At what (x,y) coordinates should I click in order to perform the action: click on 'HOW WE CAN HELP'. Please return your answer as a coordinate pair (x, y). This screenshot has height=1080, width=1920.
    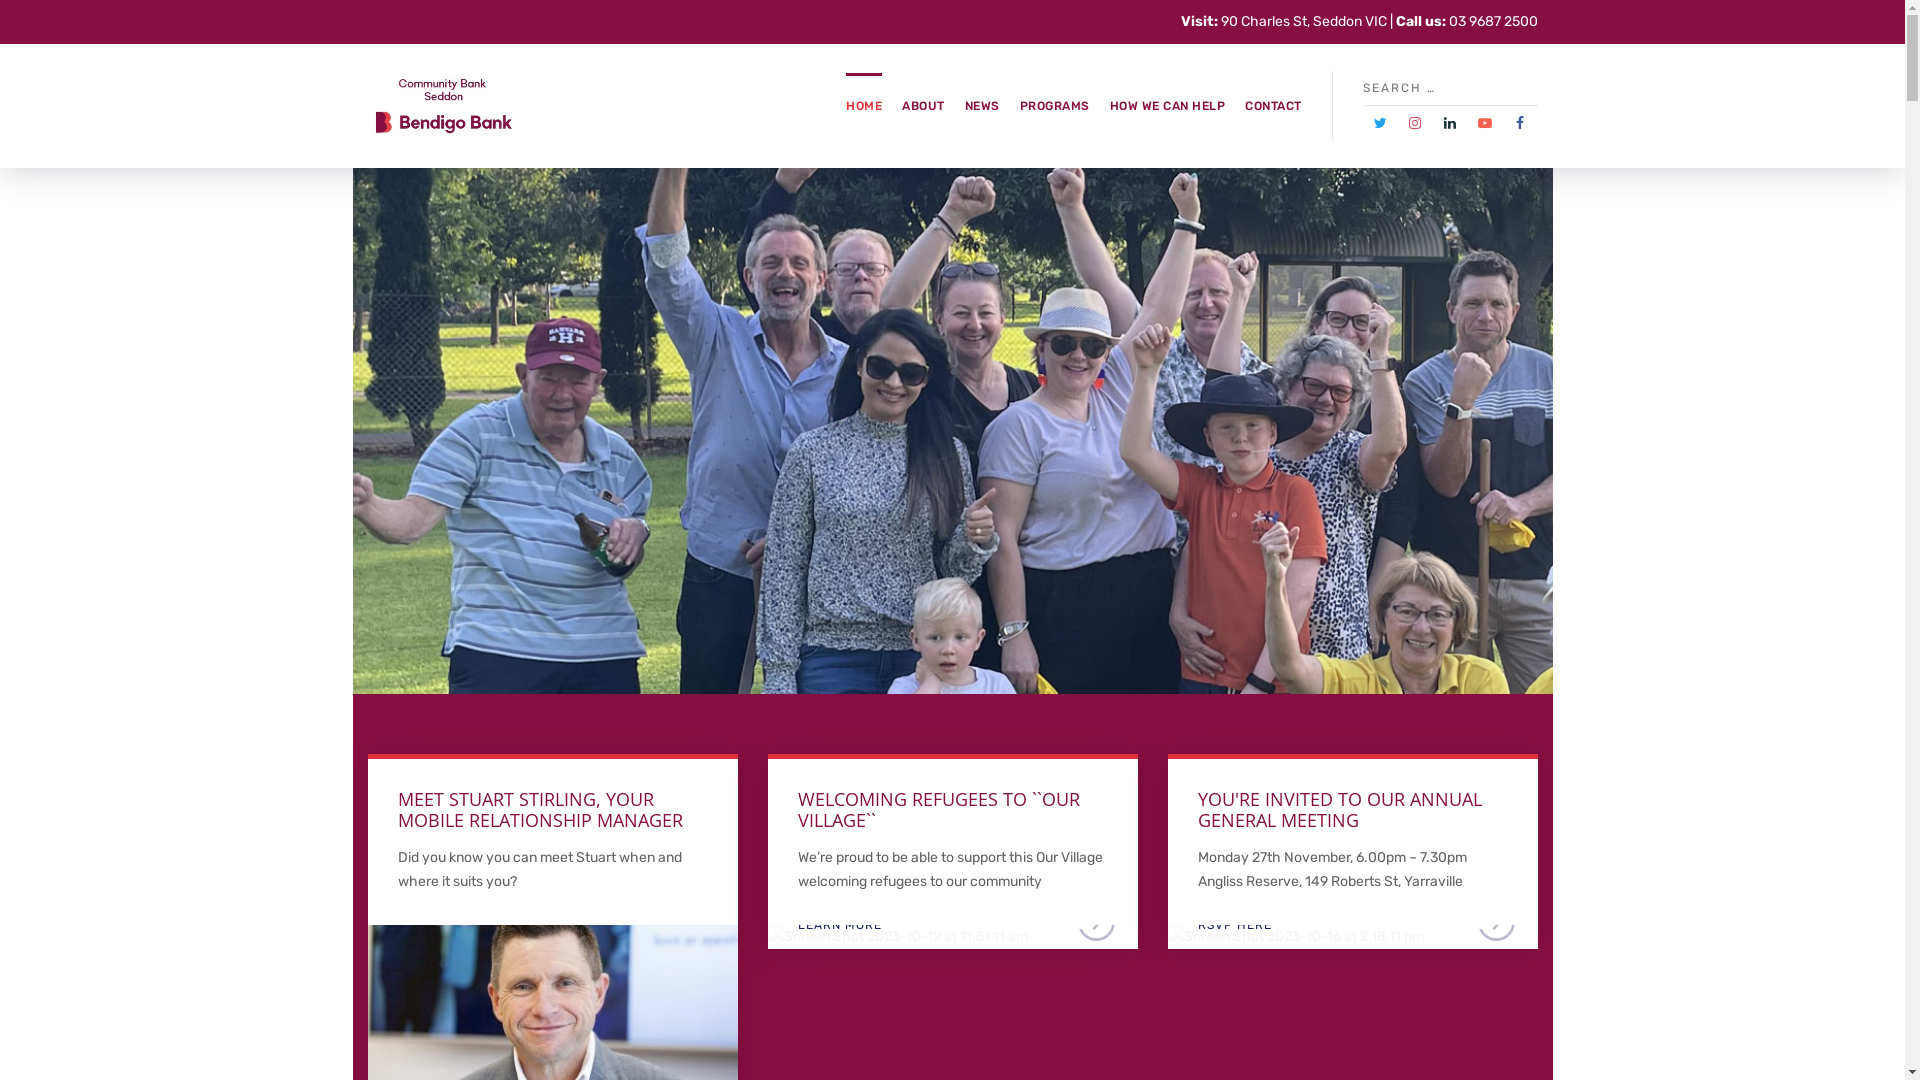
    Looking at the image, I should click on (1167, 106).